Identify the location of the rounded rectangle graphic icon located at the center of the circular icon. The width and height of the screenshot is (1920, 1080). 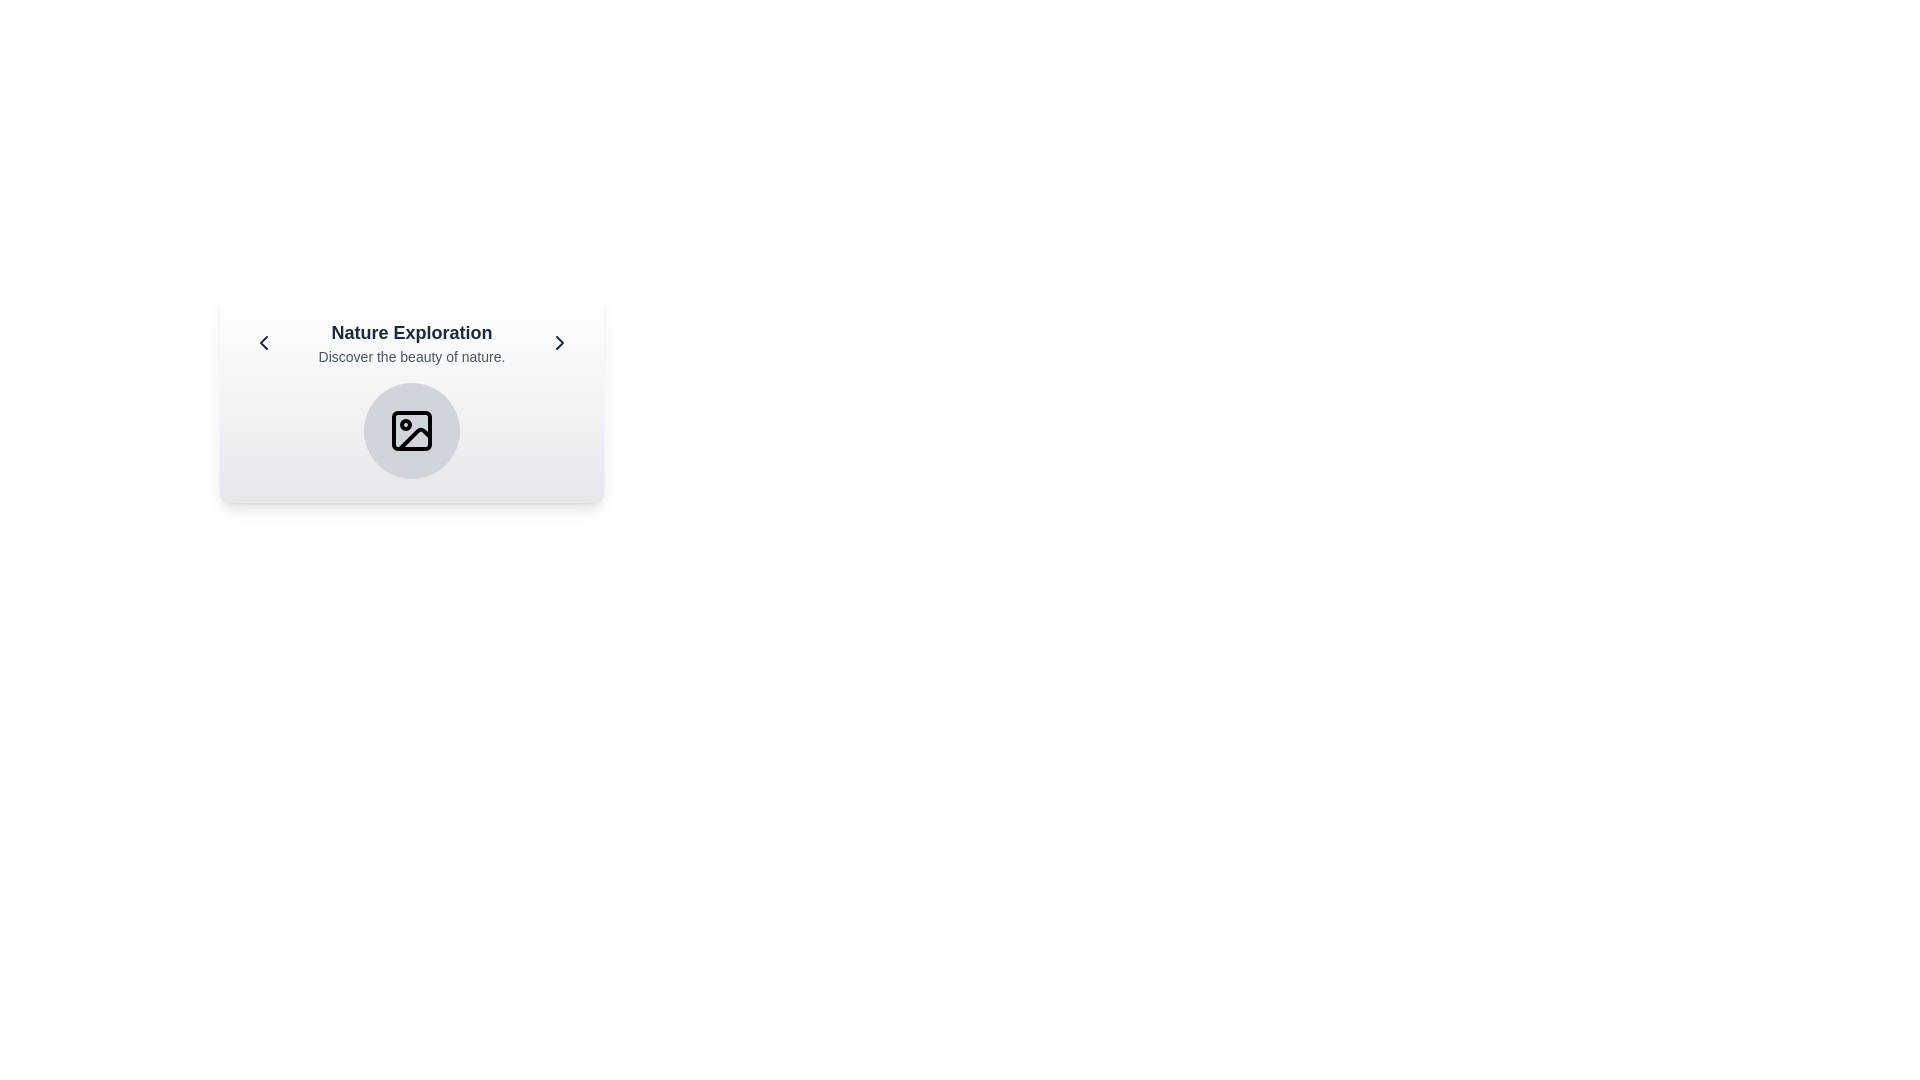
(411, 430).